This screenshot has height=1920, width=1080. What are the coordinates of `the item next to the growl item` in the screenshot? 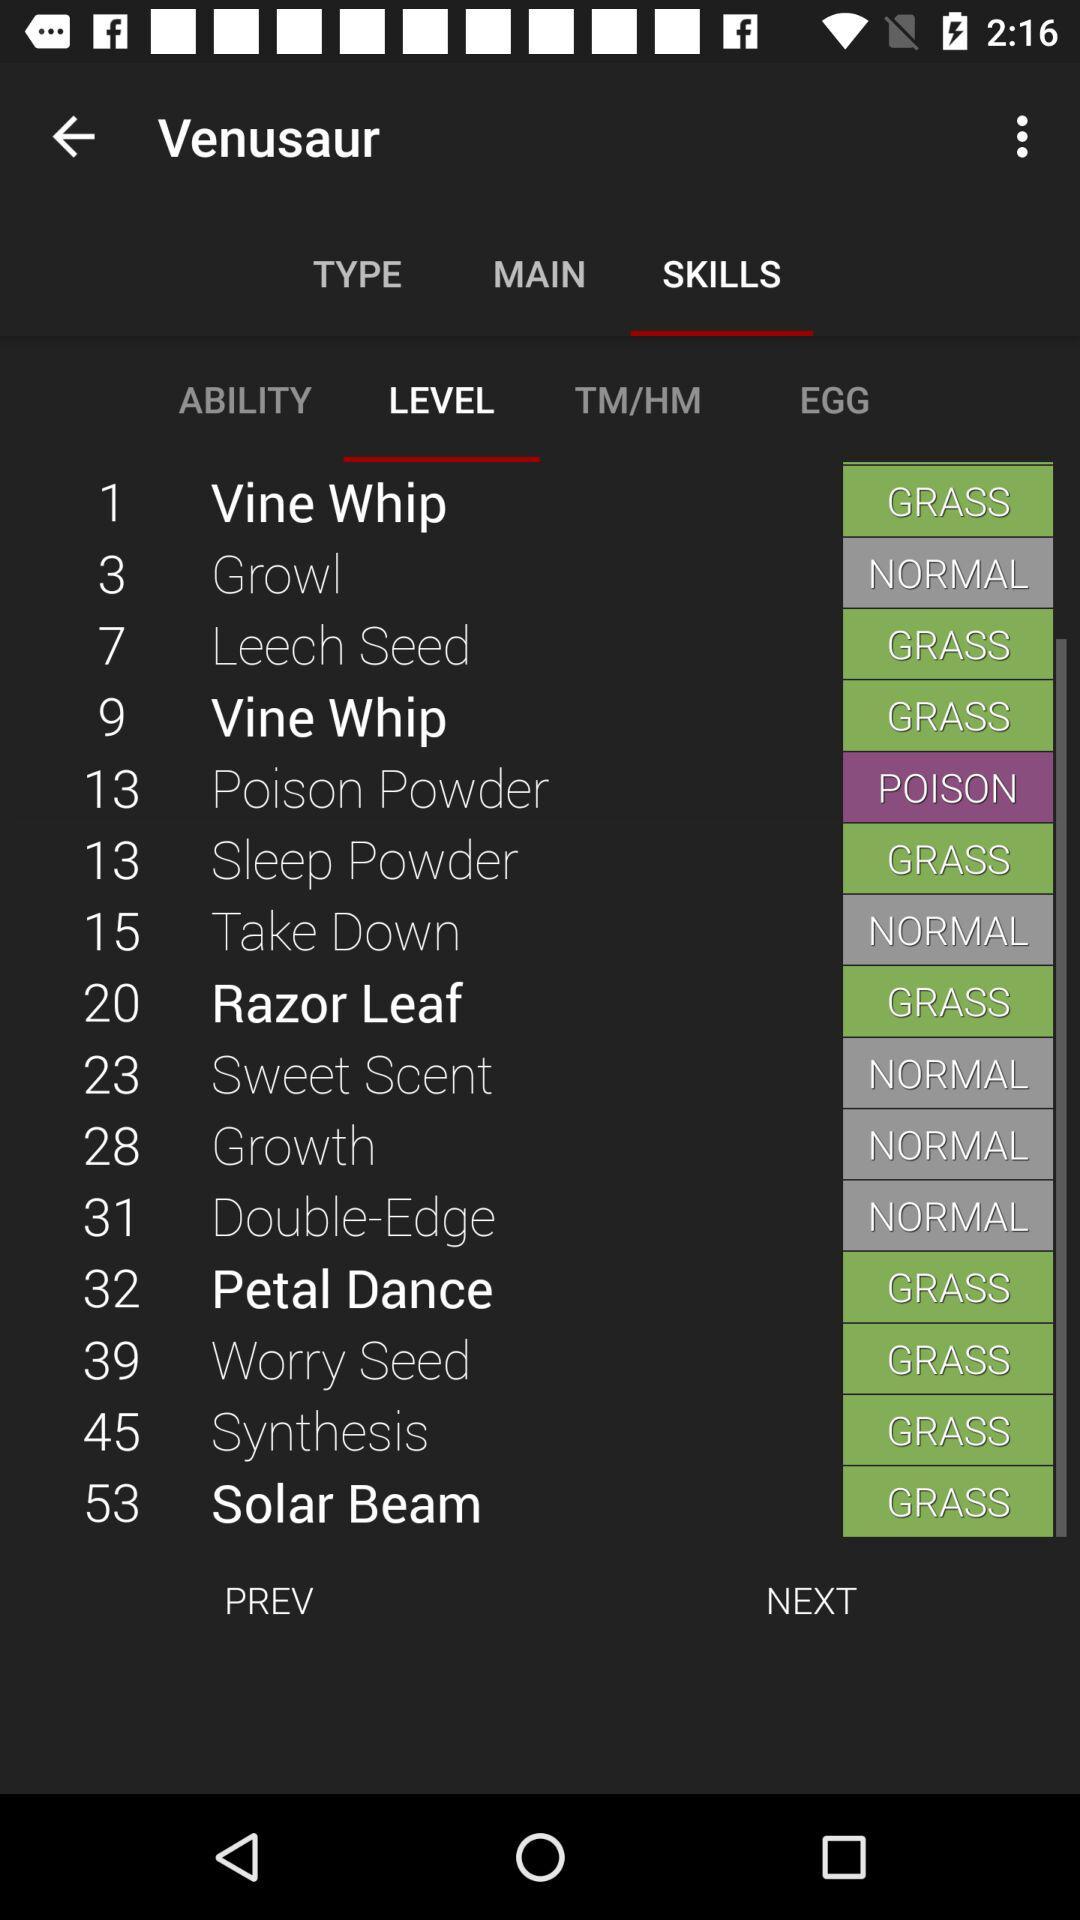 It's located at (112, 643).